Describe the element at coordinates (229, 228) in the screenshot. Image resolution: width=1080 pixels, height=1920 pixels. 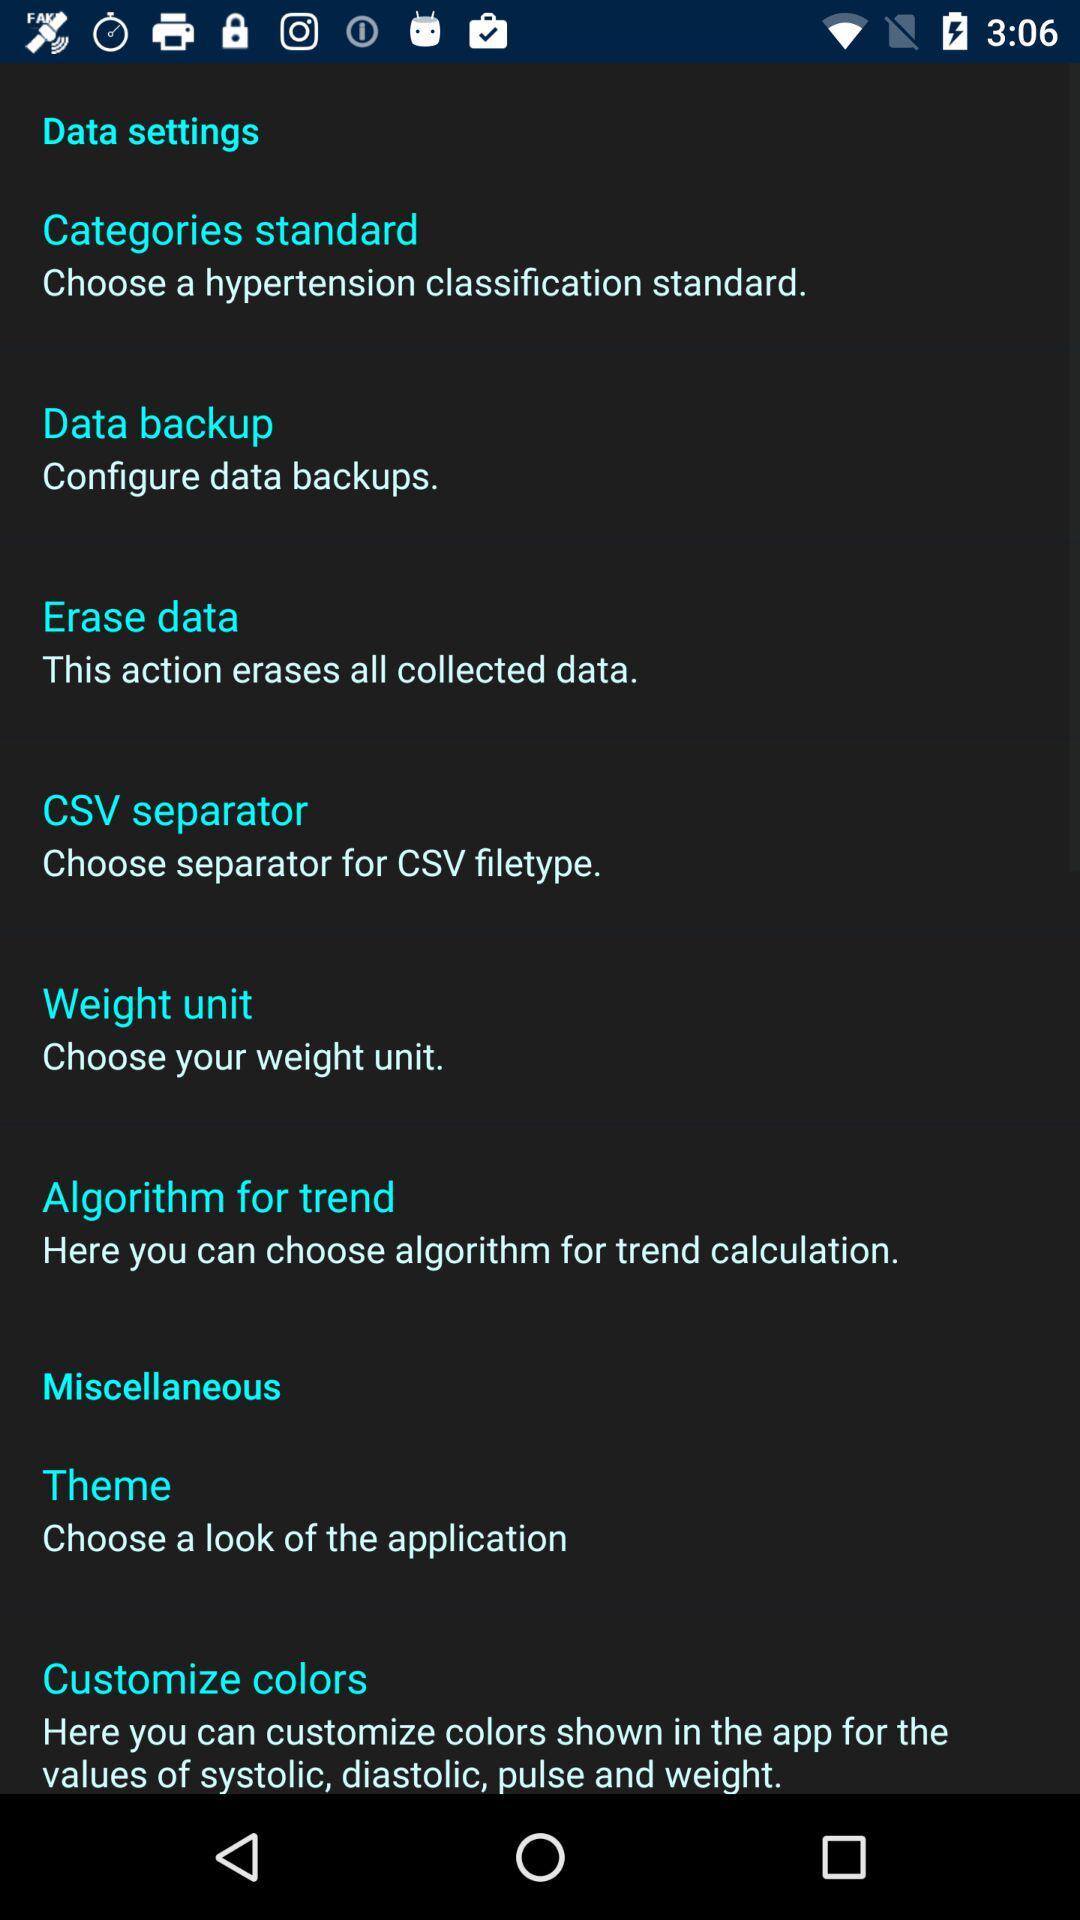
I see `the icon below data settings item` at that location.